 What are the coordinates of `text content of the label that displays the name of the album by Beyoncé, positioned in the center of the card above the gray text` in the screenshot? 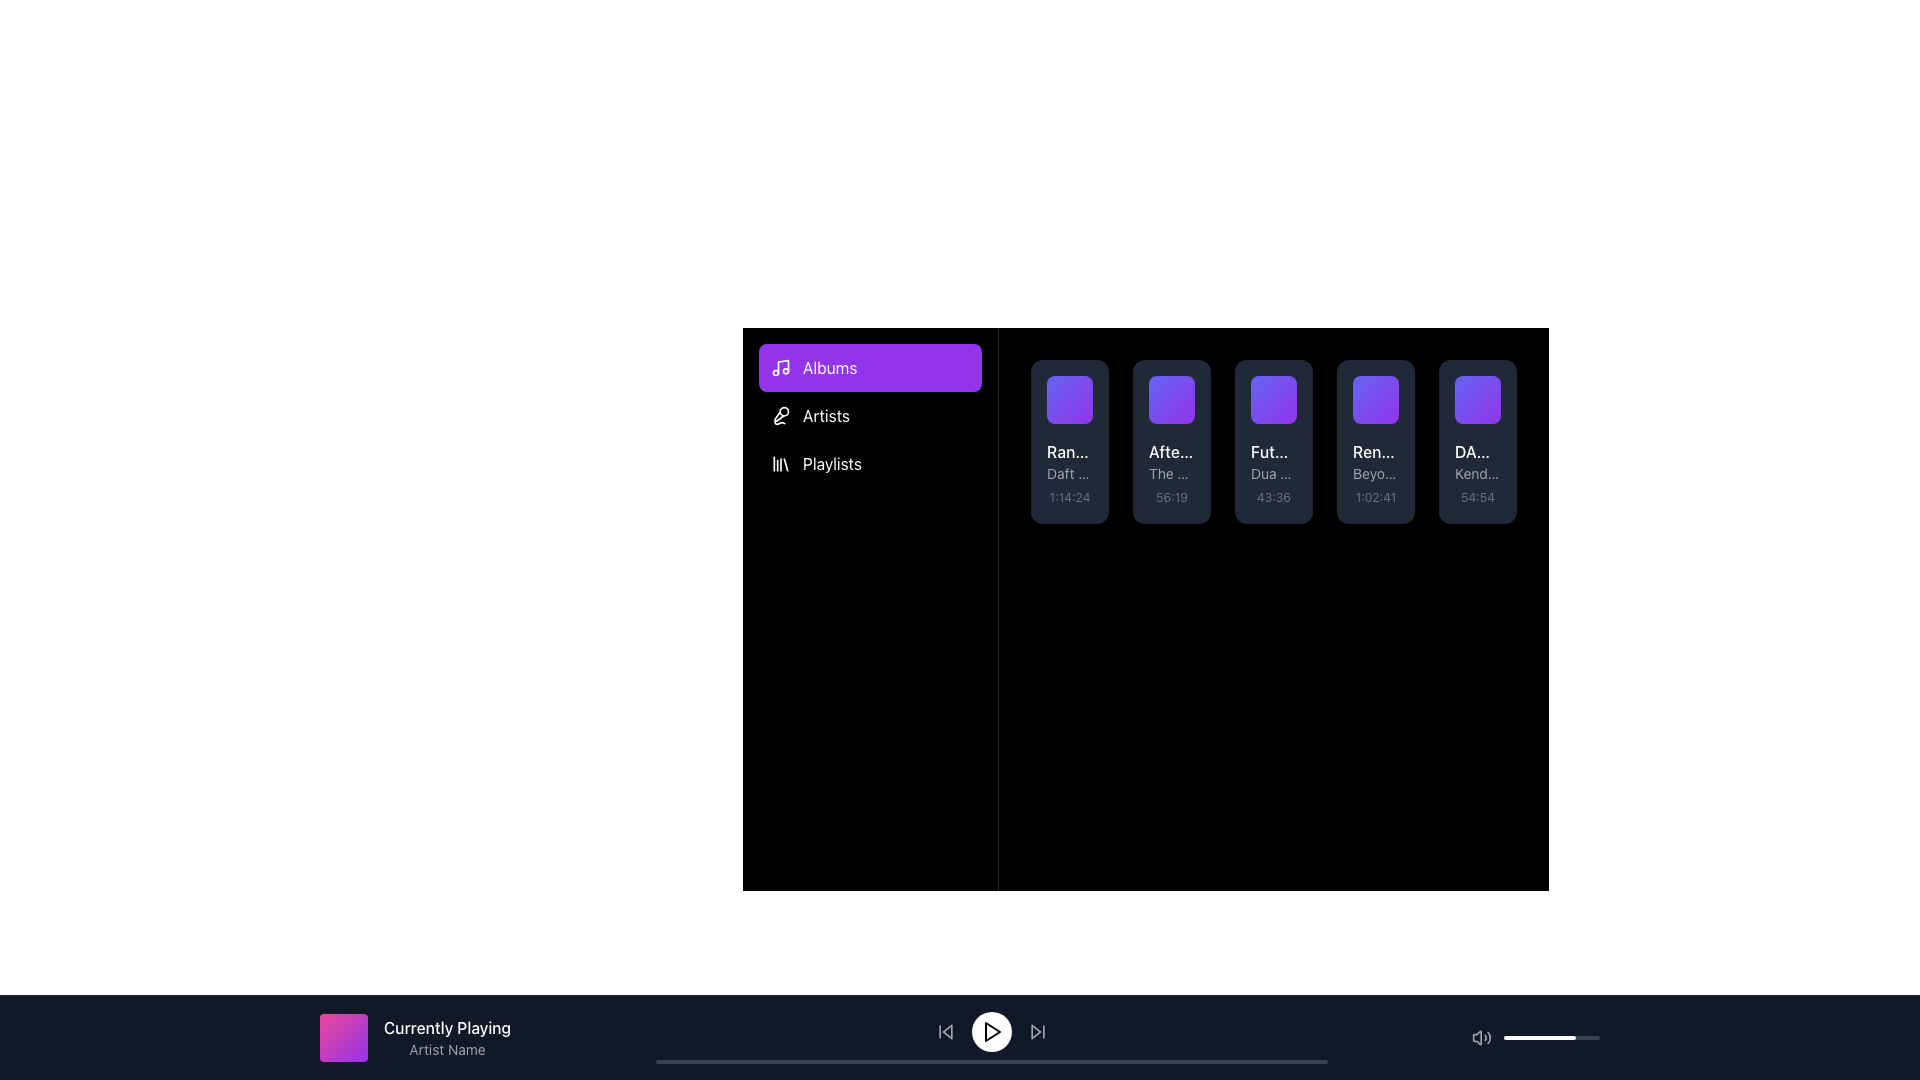 It's located at (1375, 451).